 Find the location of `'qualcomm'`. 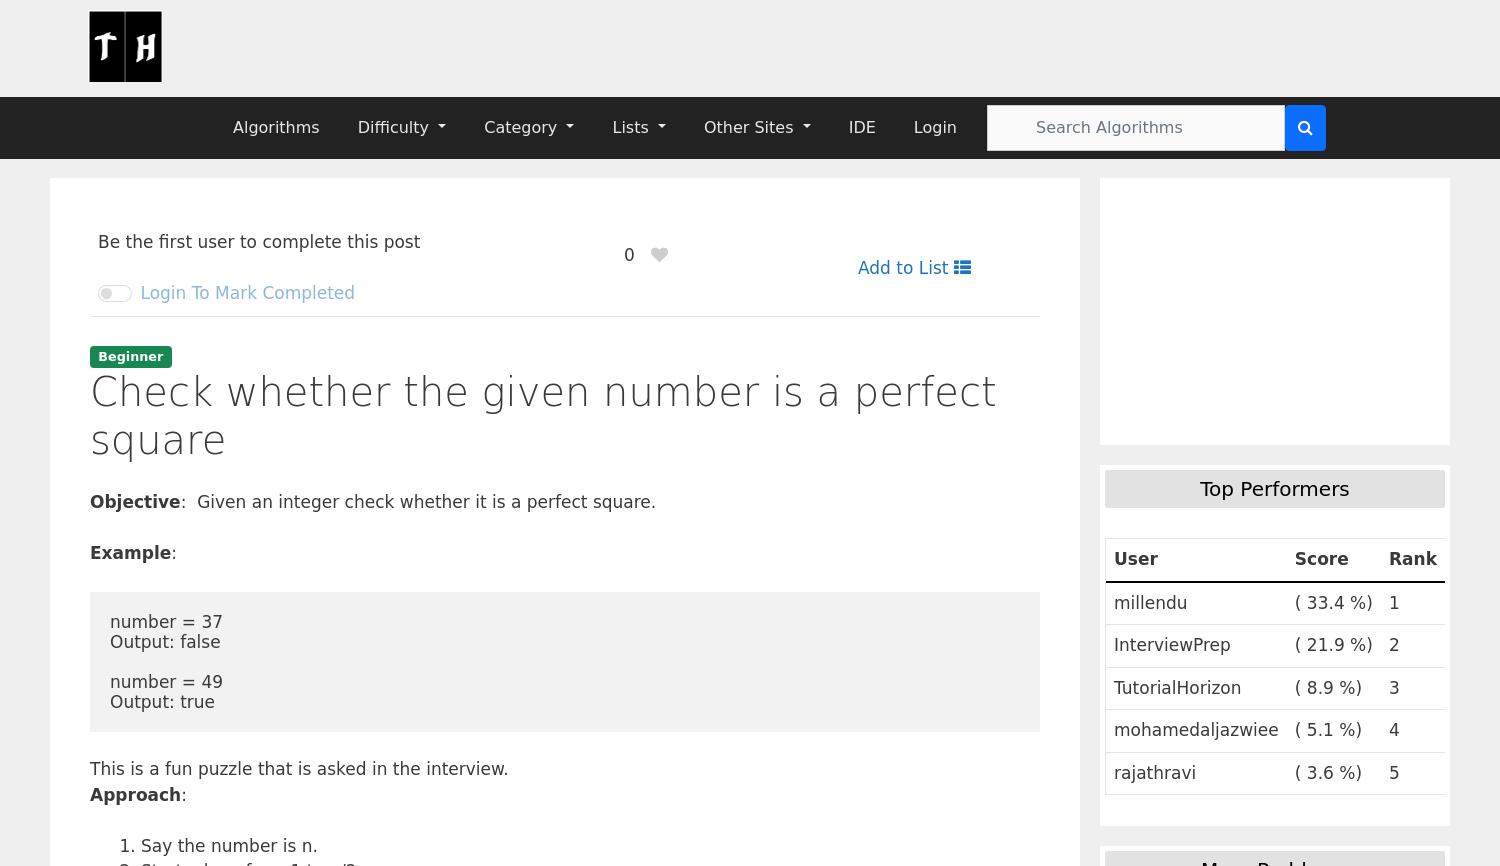

'qualcomm' is located at coordinates (1163, 671).